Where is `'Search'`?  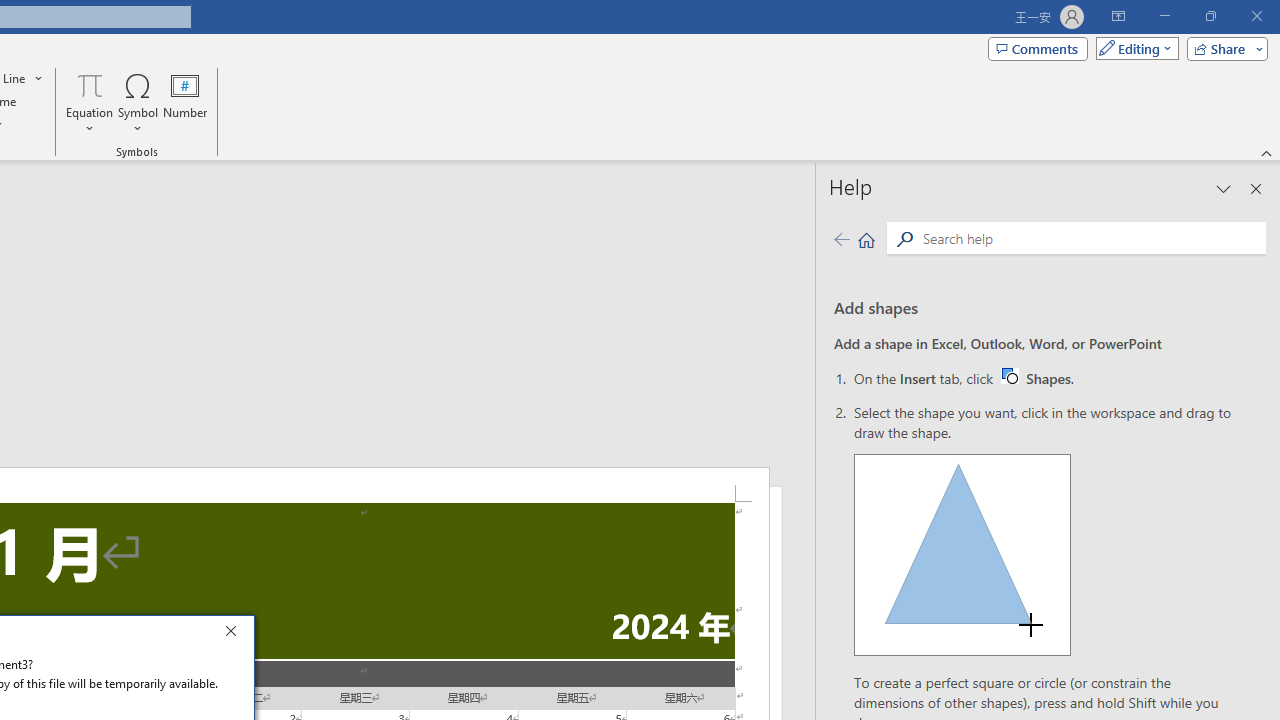
'Search' is located at coordinates (903, 238).